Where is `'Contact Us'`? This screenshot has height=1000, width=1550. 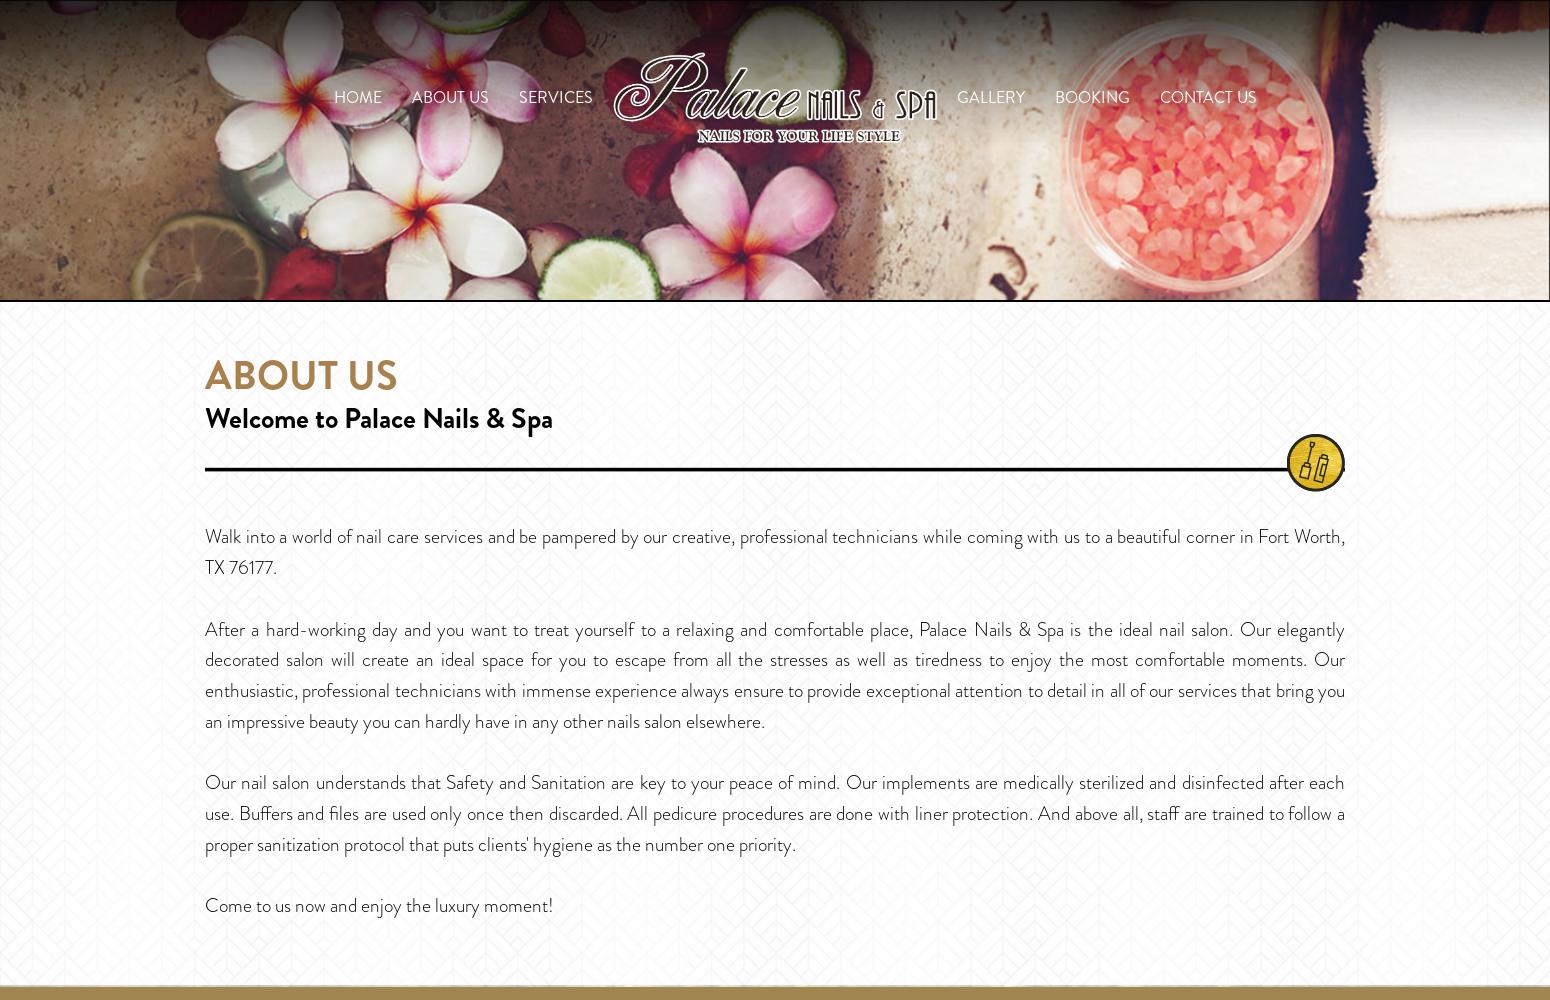
'Contact Us' is located at coordinates (1207, 96).